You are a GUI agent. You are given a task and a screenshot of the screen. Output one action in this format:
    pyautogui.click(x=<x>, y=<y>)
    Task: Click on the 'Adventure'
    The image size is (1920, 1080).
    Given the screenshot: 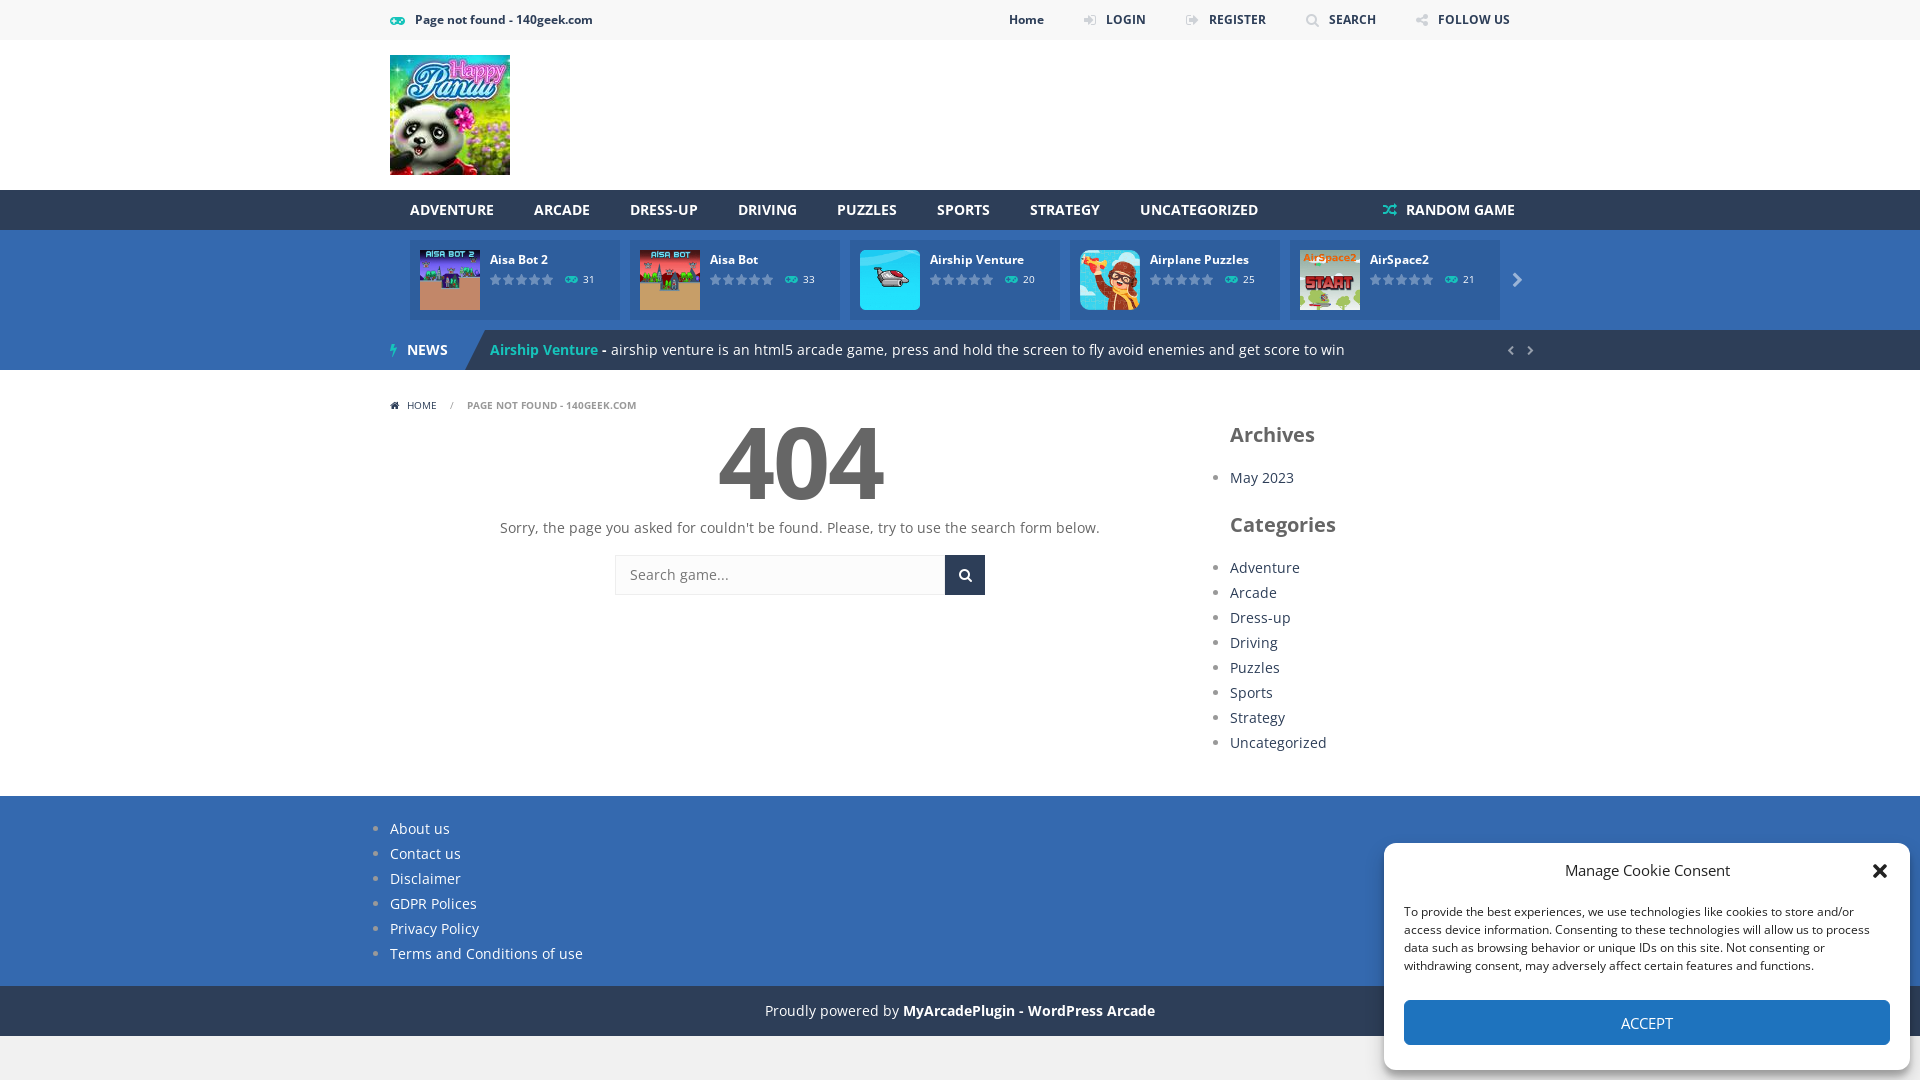 What is the action you would take?
    pyautogui.click(x=1264, y=567)
    